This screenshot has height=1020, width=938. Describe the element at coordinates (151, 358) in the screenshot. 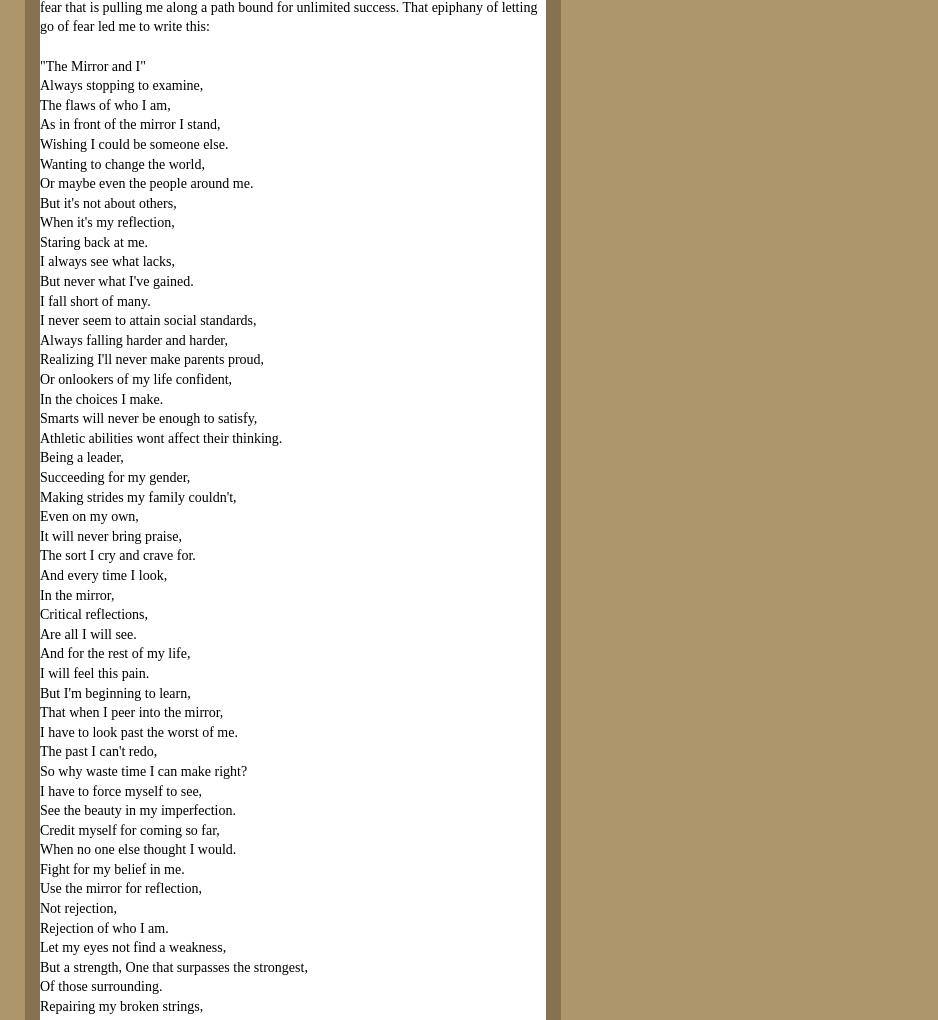

I see `'Realizing I'll never make parents proud,'` at that location.